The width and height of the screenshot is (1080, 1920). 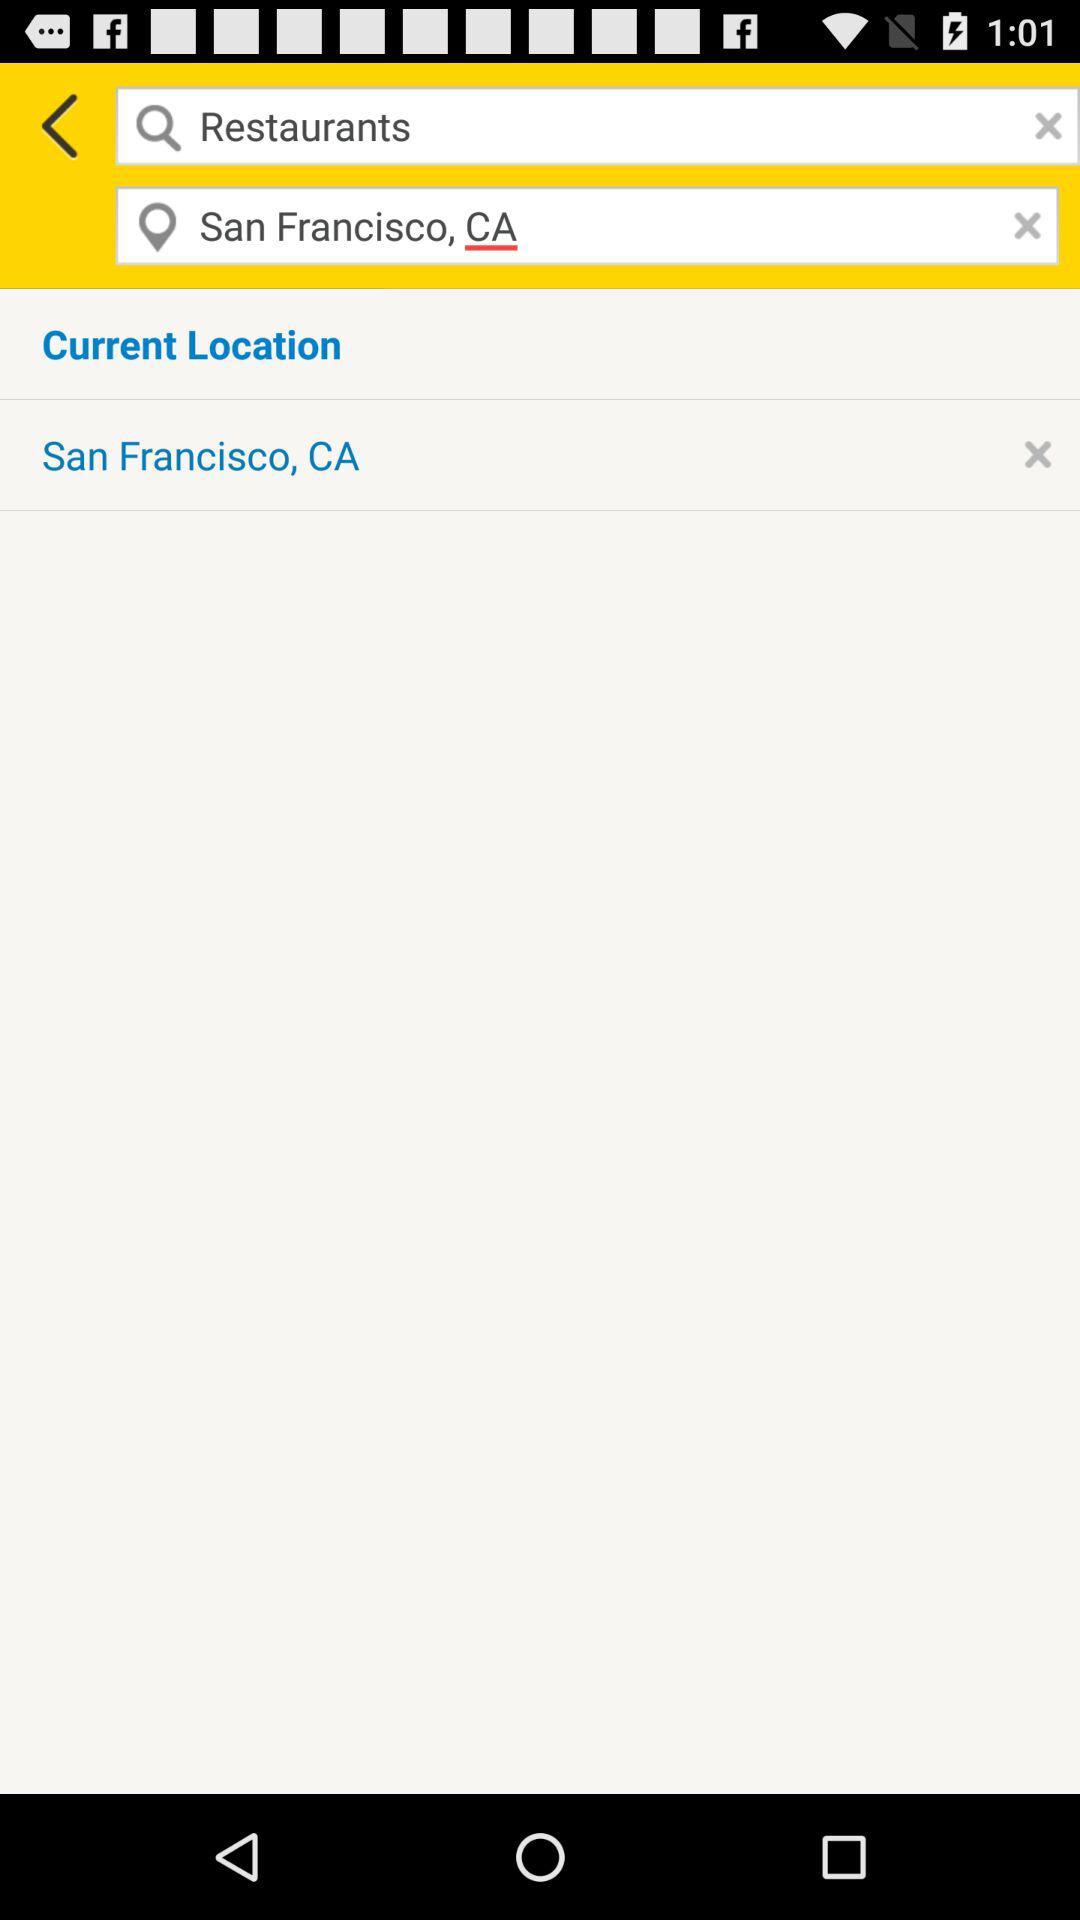 I want to click on back, so click(x=56, y=124).